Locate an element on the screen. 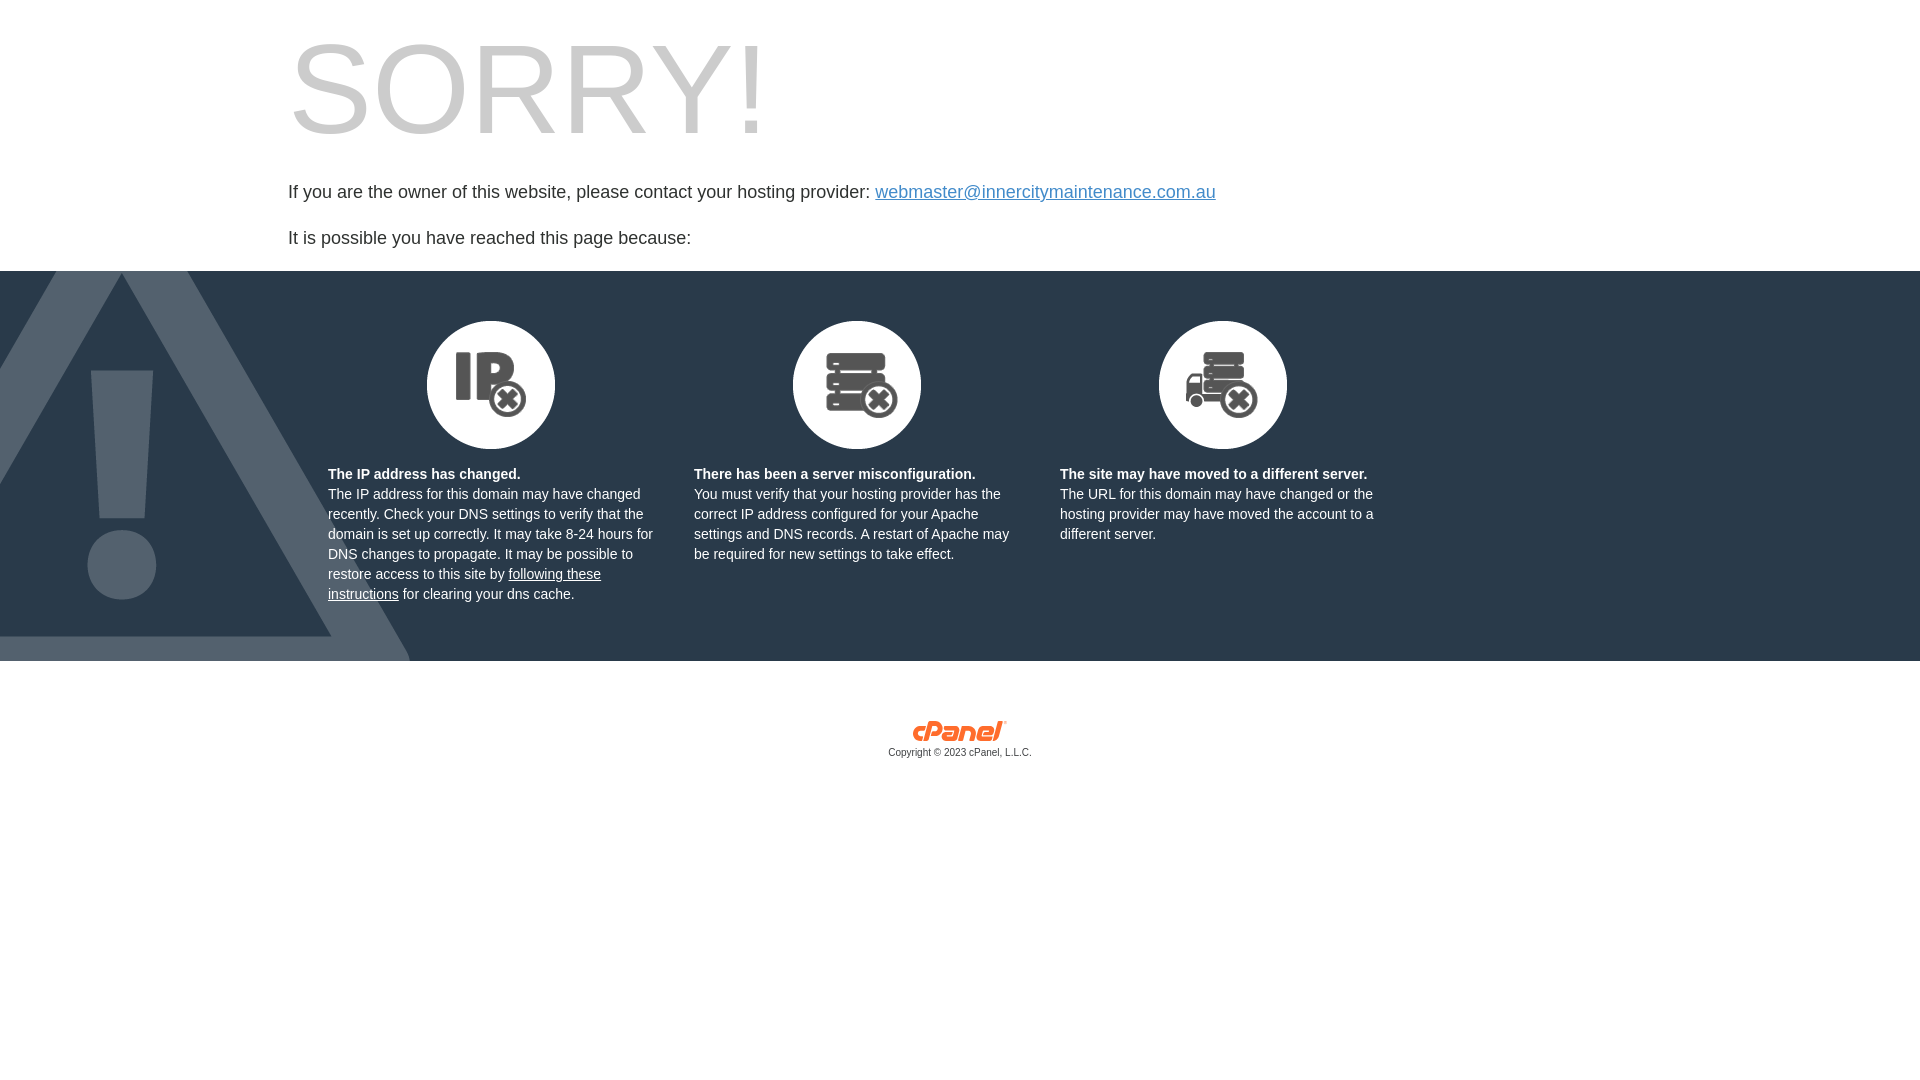 This screenshot has height=1080, width=1920. 'webmaster@innercitymaintenance.com.au' is located at coordinates (1044, 192).